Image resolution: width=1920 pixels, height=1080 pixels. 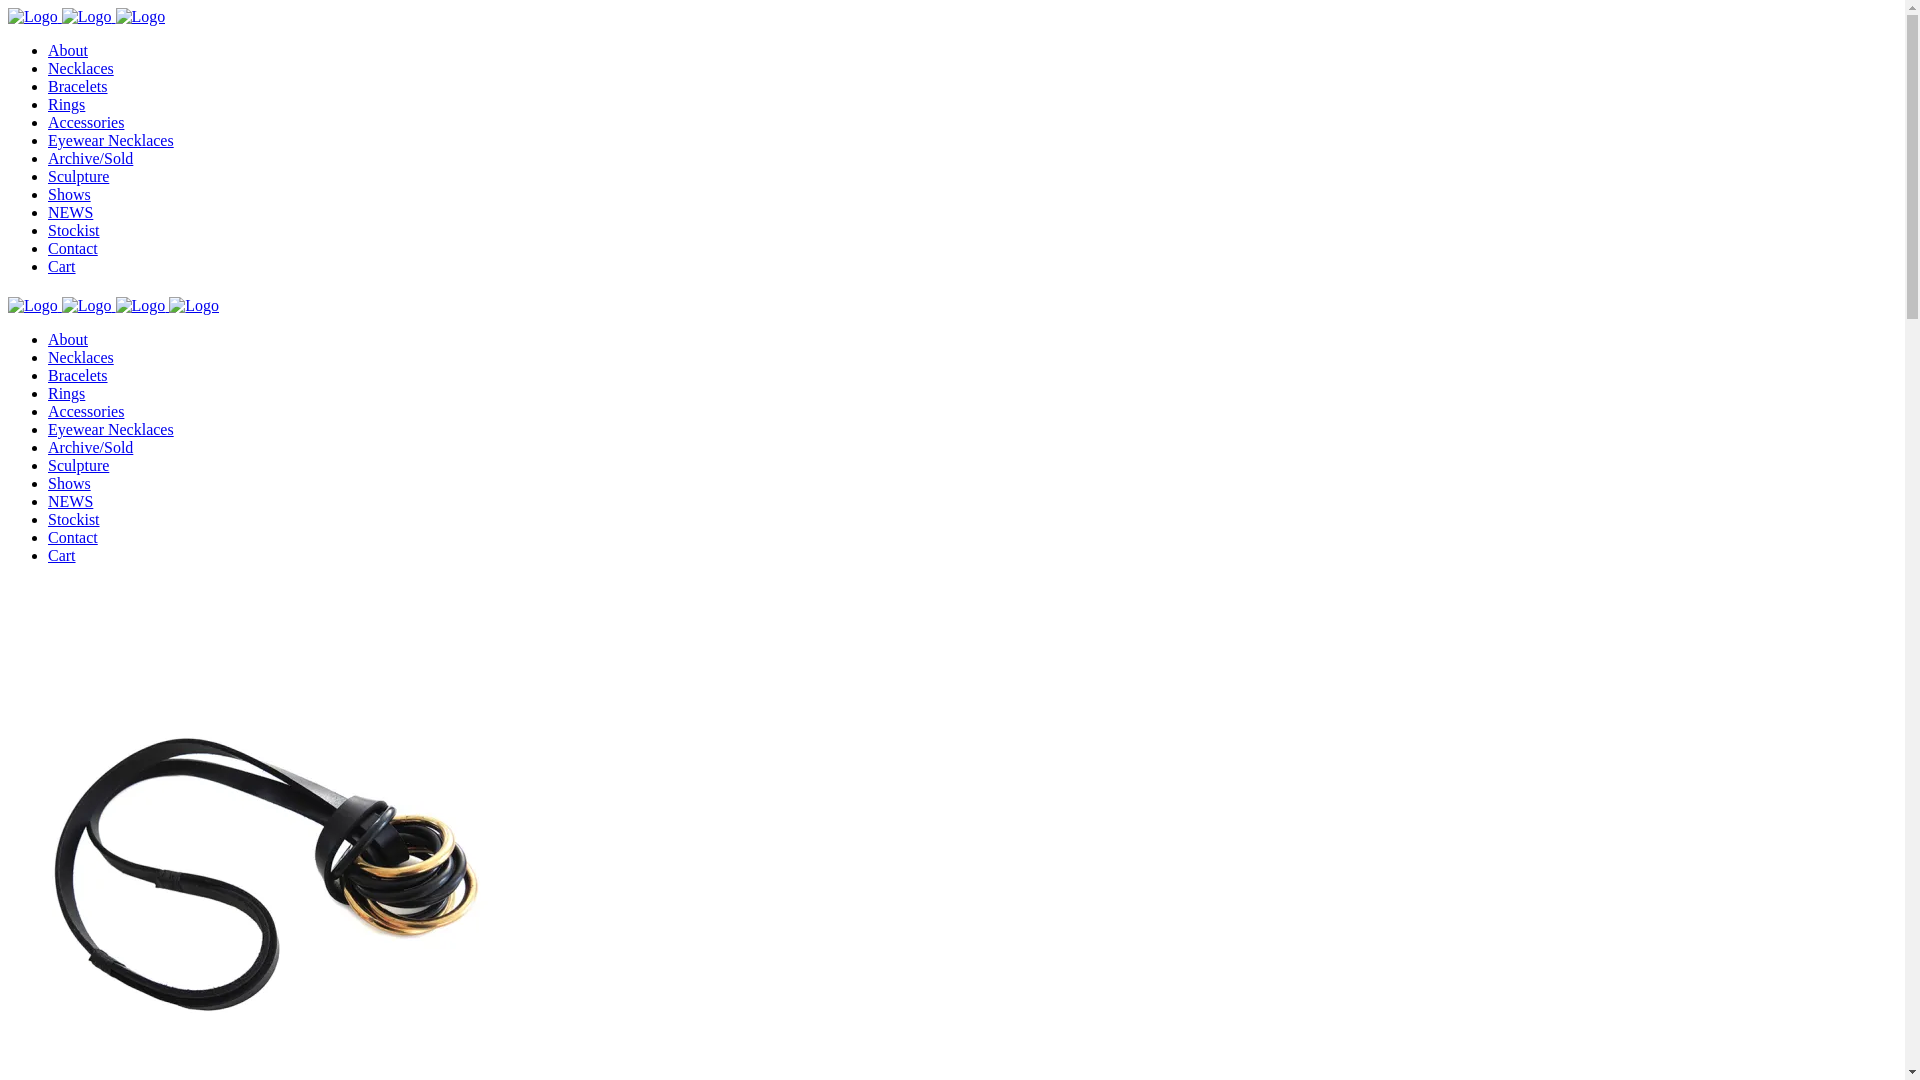 What do you see at coordinates (69, 483) in the screenshot?
I see `'Shows'` at bounding box center [69, 483].